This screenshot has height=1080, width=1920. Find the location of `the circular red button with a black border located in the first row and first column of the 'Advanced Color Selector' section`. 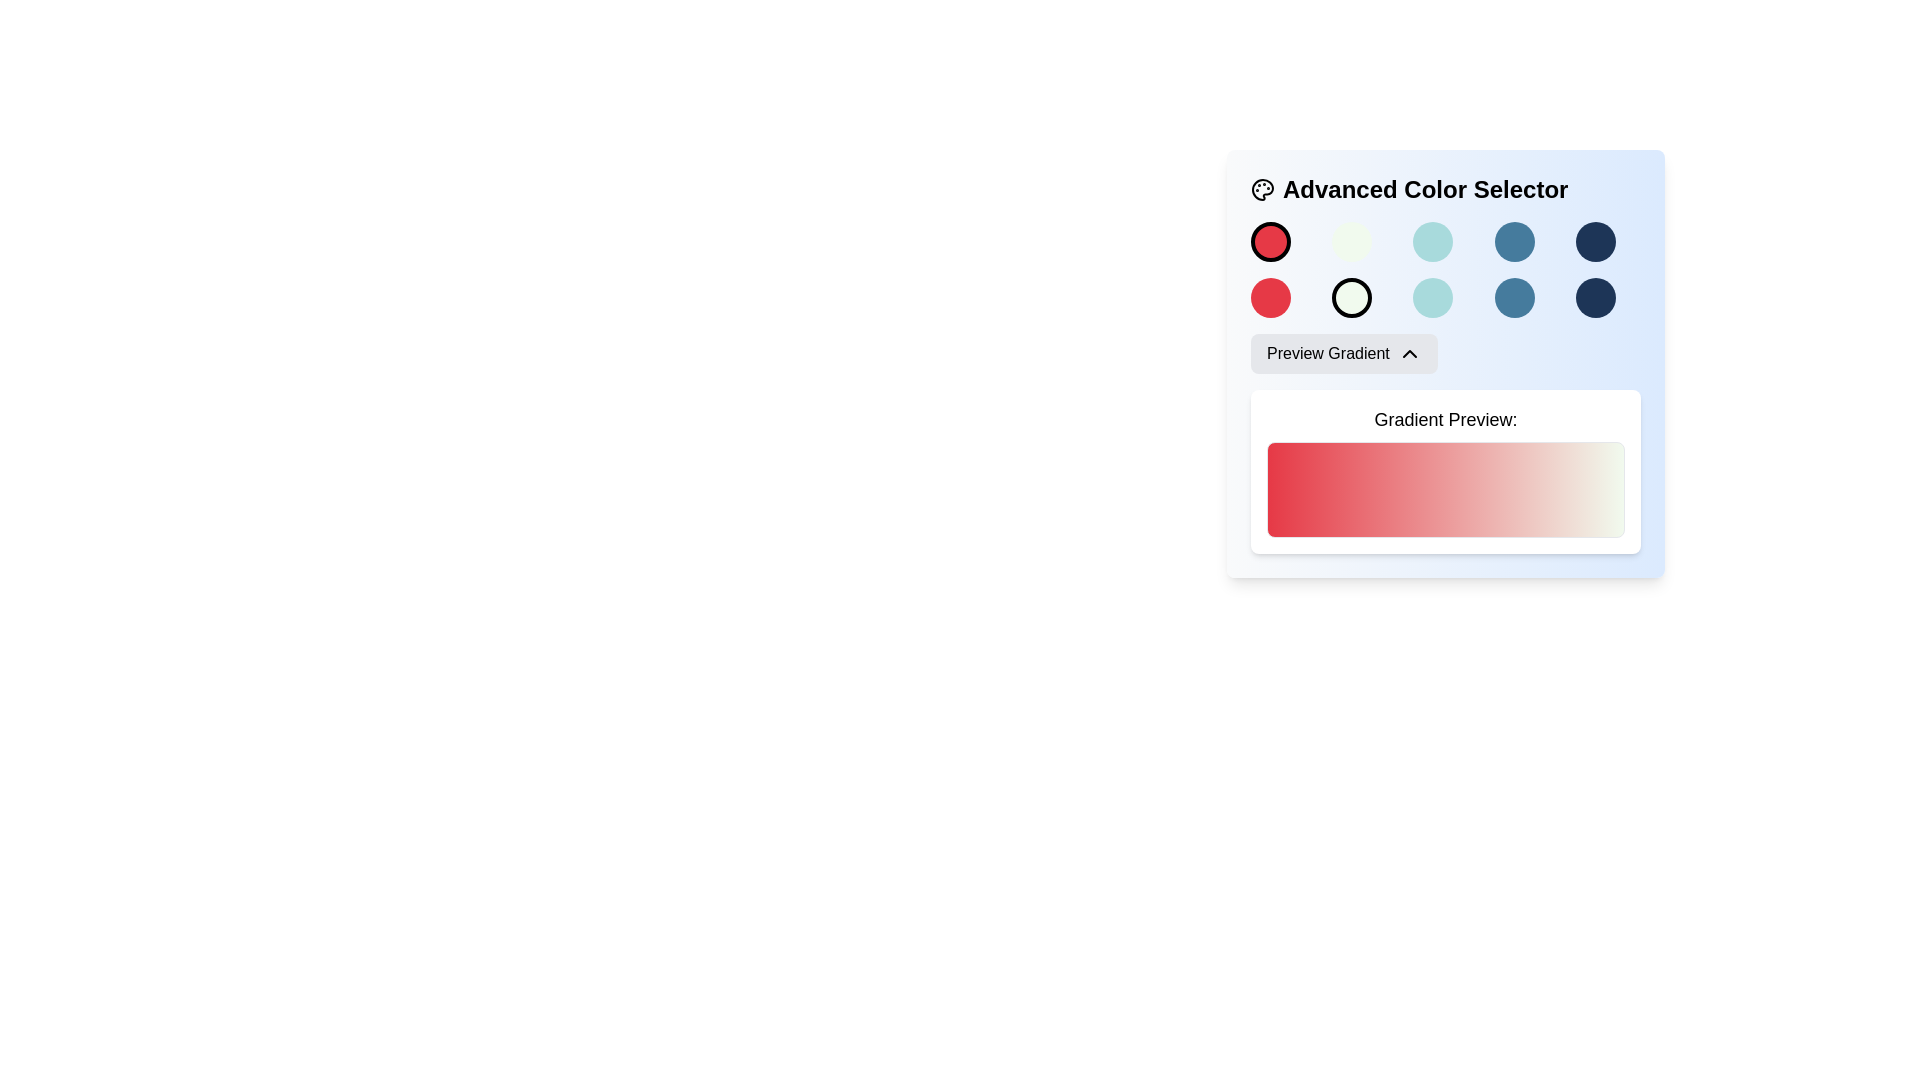

the circular red button with a black border located in the first row and first column of the 'Advanced Color Selector' section is located at coordinates (1270, 241).